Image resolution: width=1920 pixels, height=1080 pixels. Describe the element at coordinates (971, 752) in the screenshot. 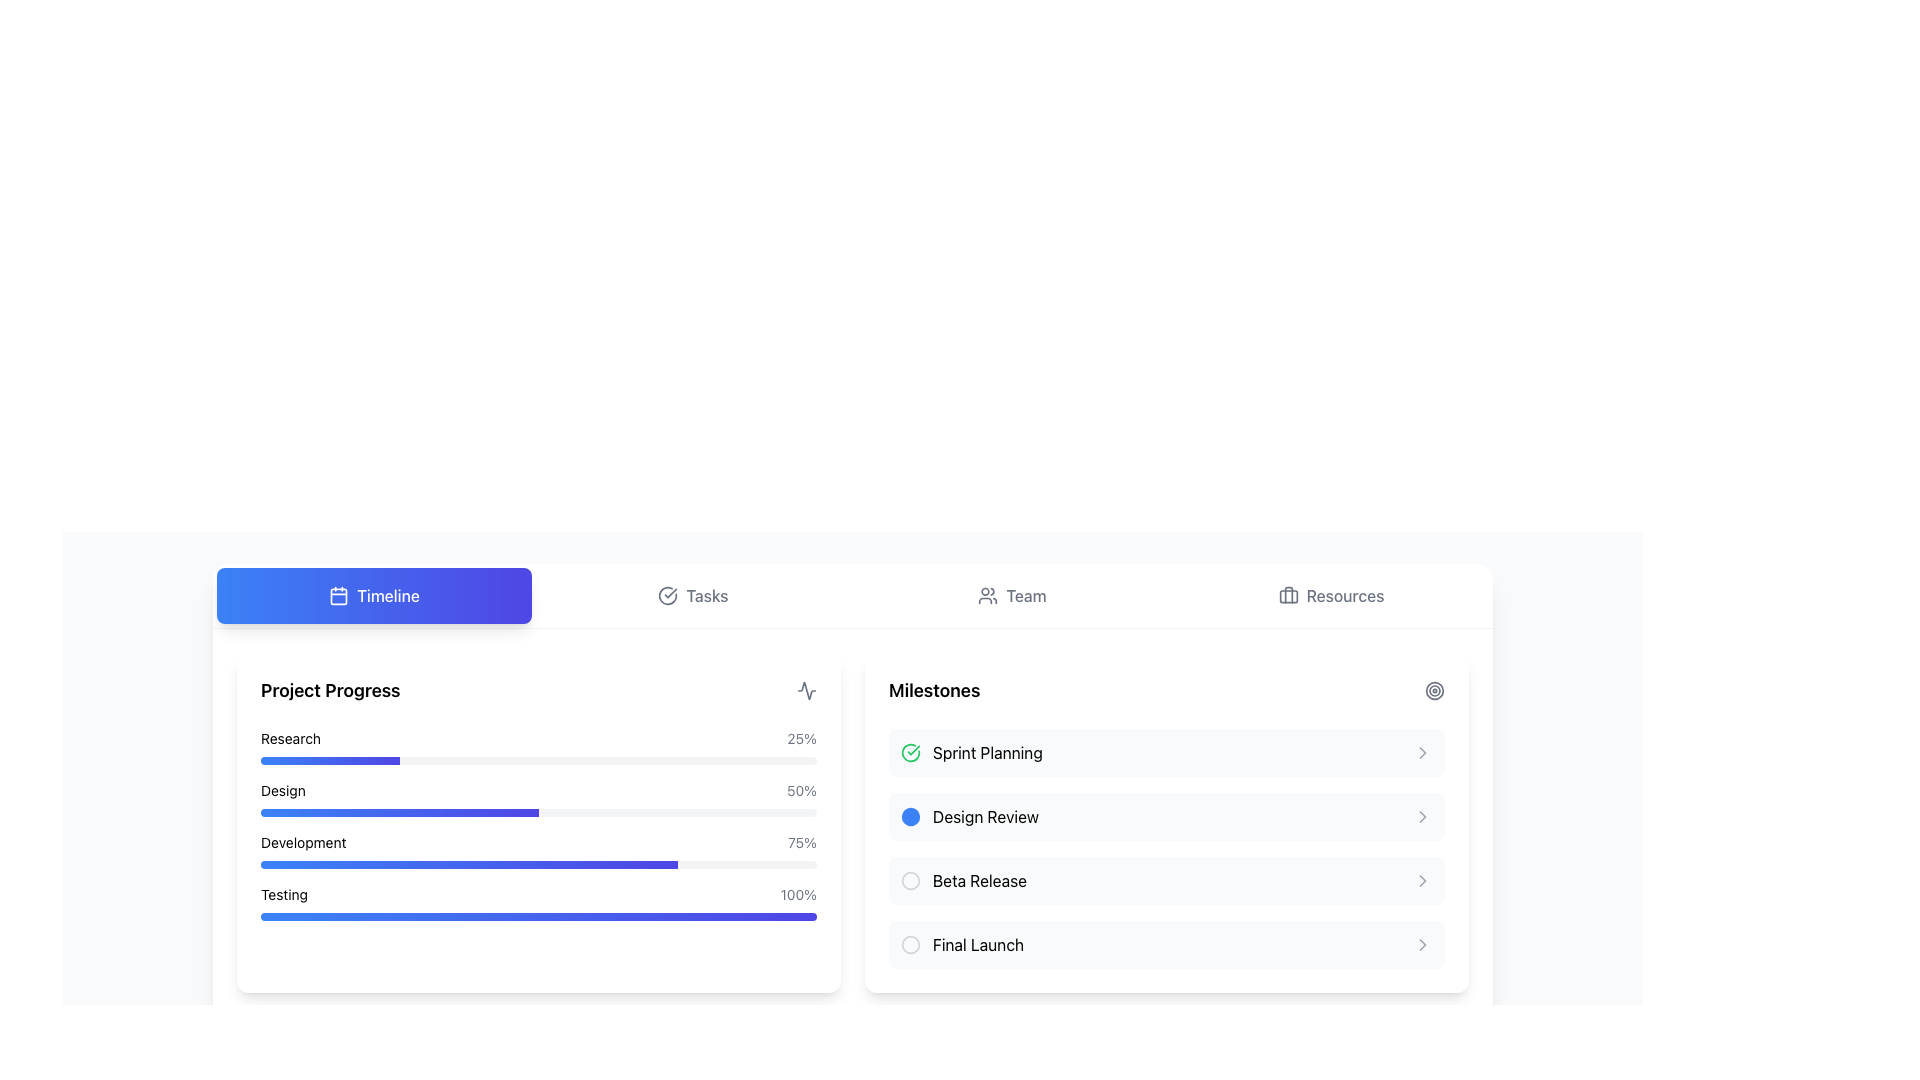

I see `the completed milestone labeled 'Sprint Planning'` at that location.